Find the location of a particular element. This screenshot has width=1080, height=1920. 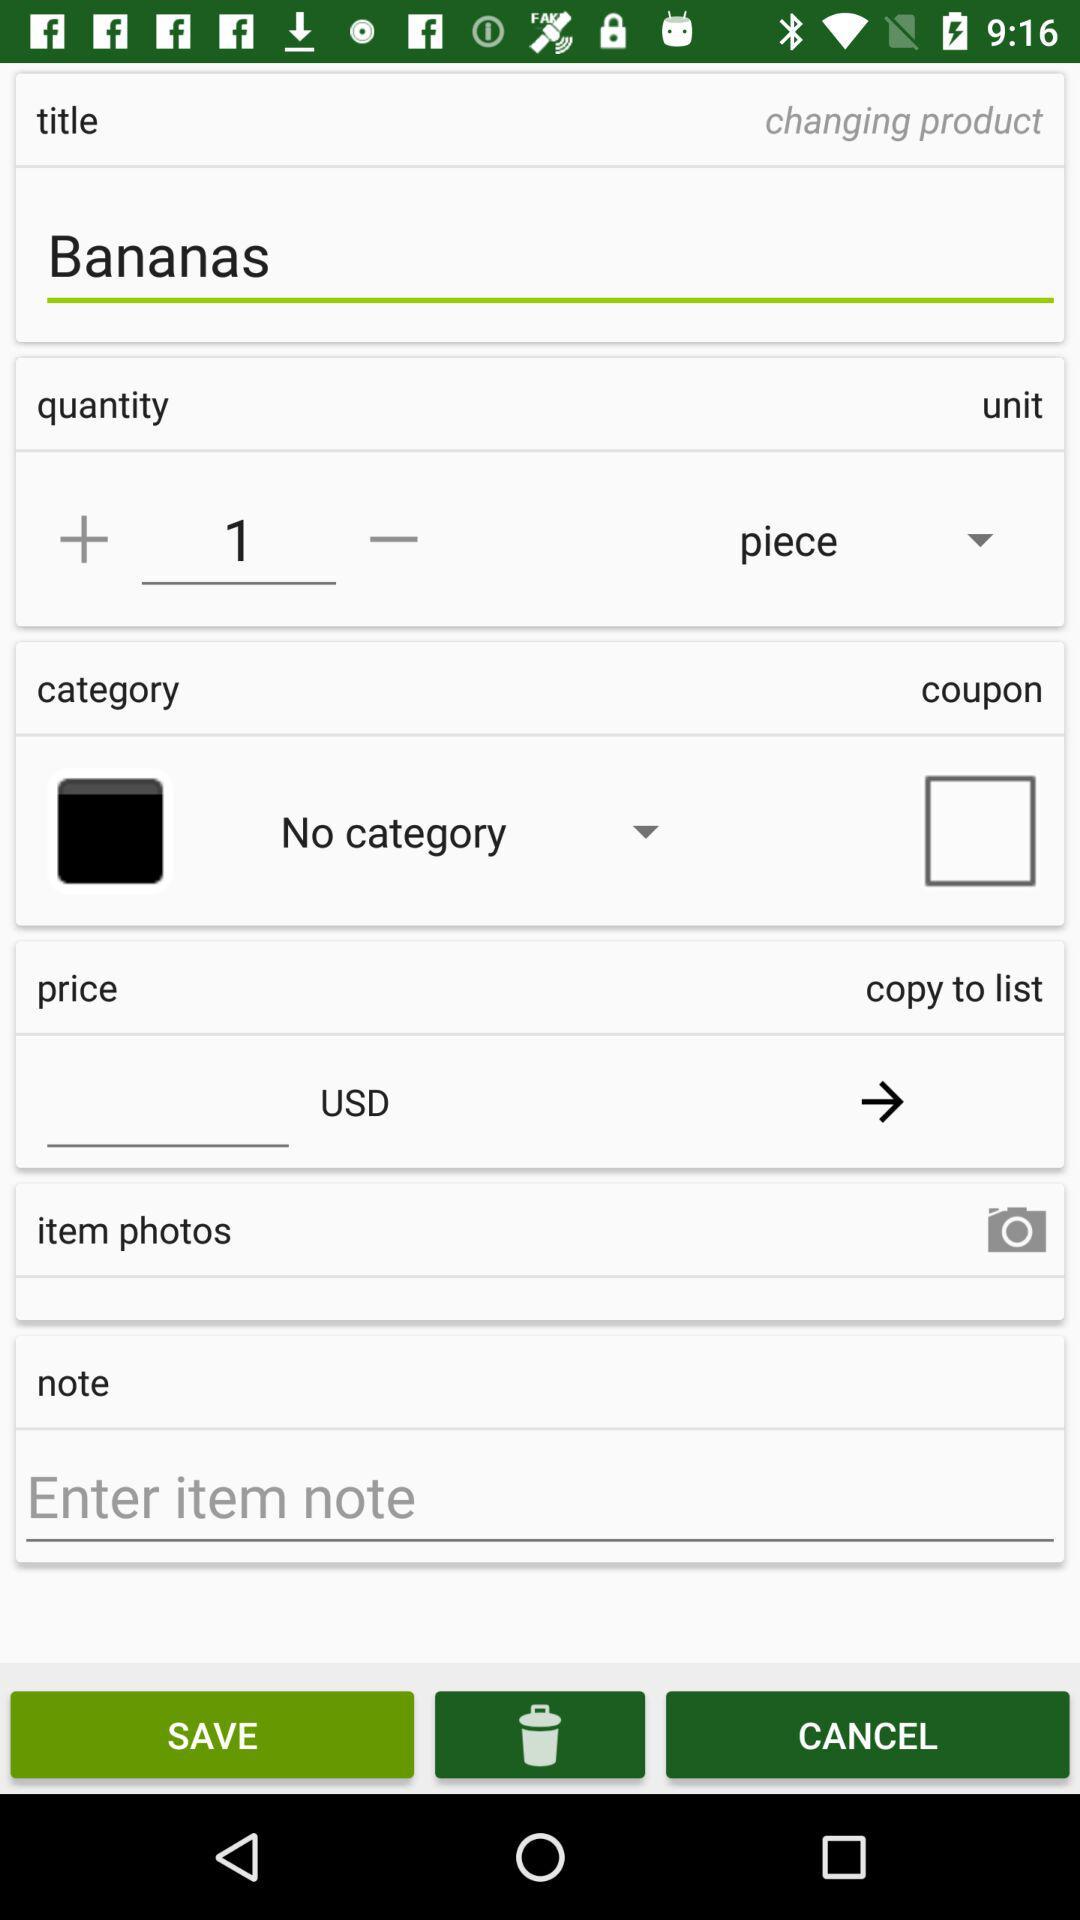

the cancel icon is located at coordinates (866, 1733).